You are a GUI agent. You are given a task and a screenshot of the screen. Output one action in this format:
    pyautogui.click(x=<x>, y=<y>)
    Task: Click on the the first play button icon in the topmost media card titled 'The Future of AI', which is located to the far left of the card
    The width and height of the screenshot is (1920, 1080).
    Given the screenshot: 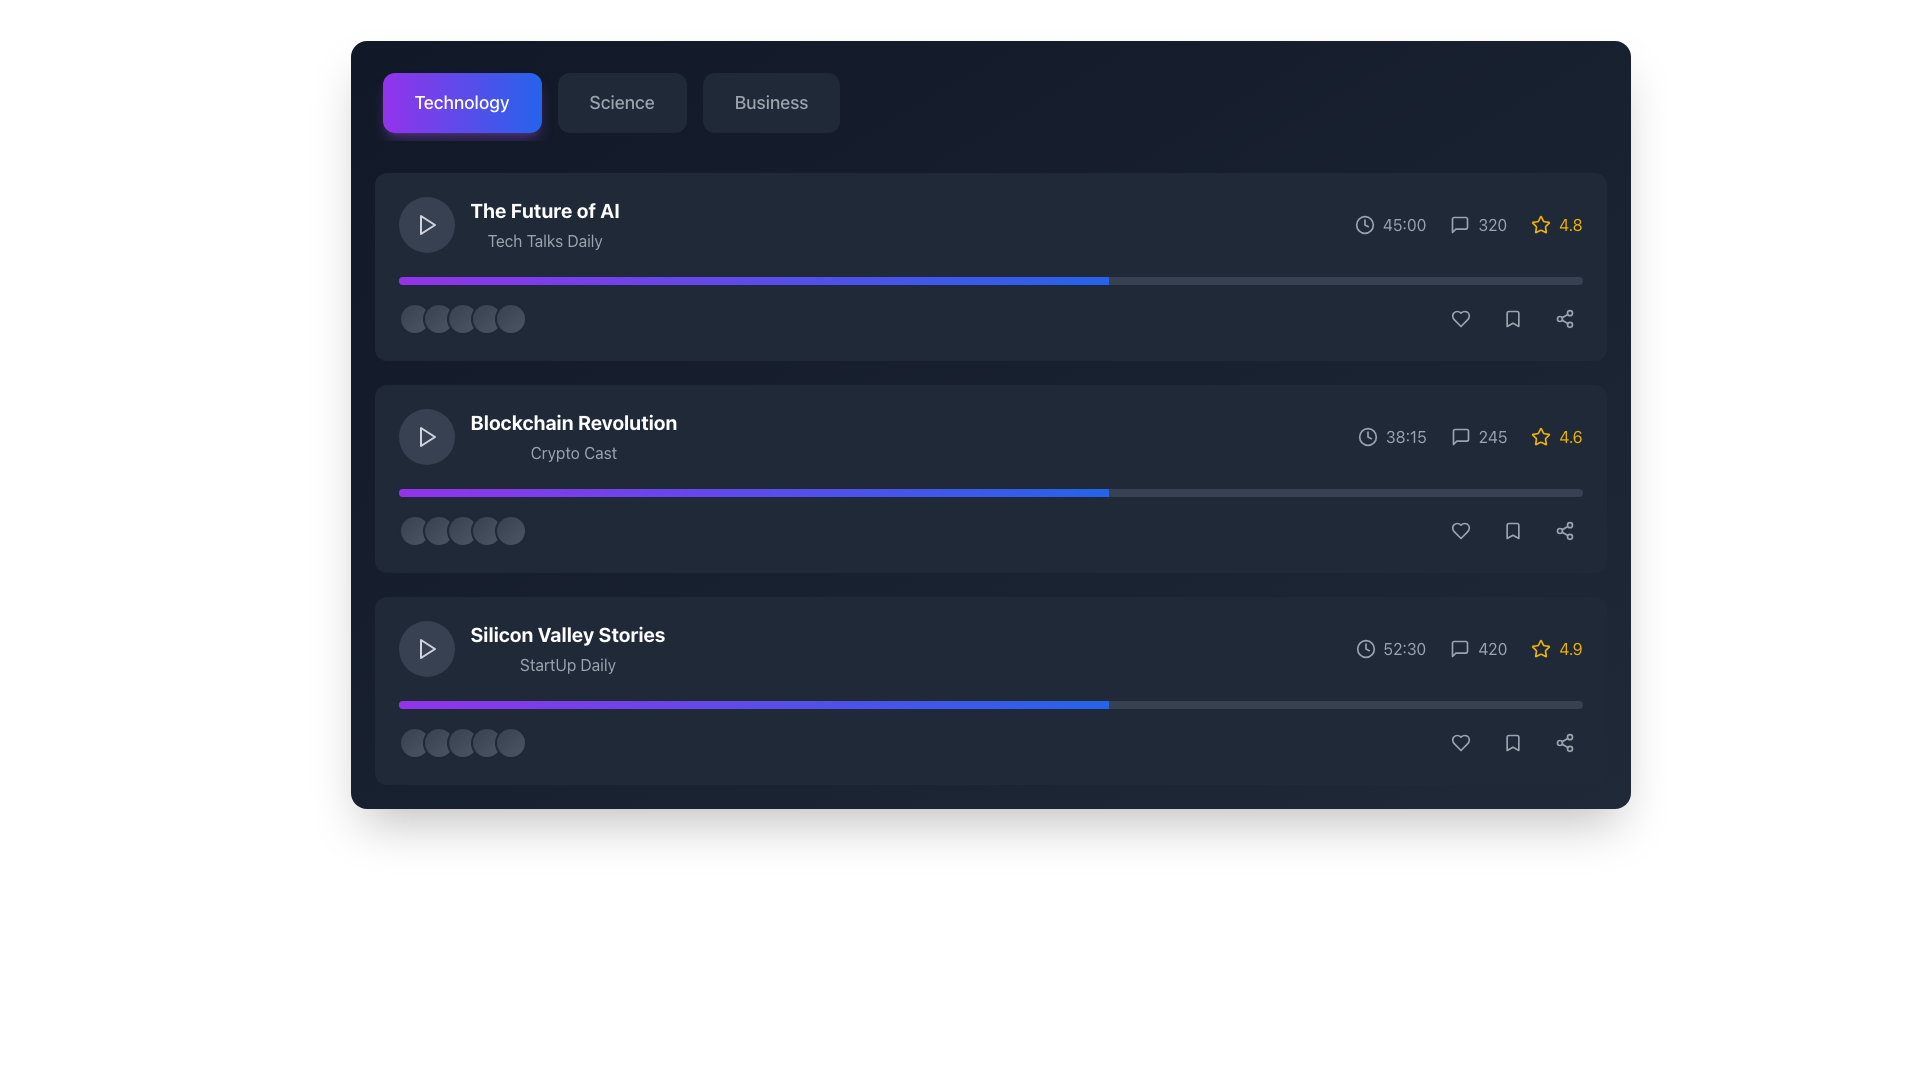 What is the action you would take?
    pyautogui.click(x=426, y=224)
    